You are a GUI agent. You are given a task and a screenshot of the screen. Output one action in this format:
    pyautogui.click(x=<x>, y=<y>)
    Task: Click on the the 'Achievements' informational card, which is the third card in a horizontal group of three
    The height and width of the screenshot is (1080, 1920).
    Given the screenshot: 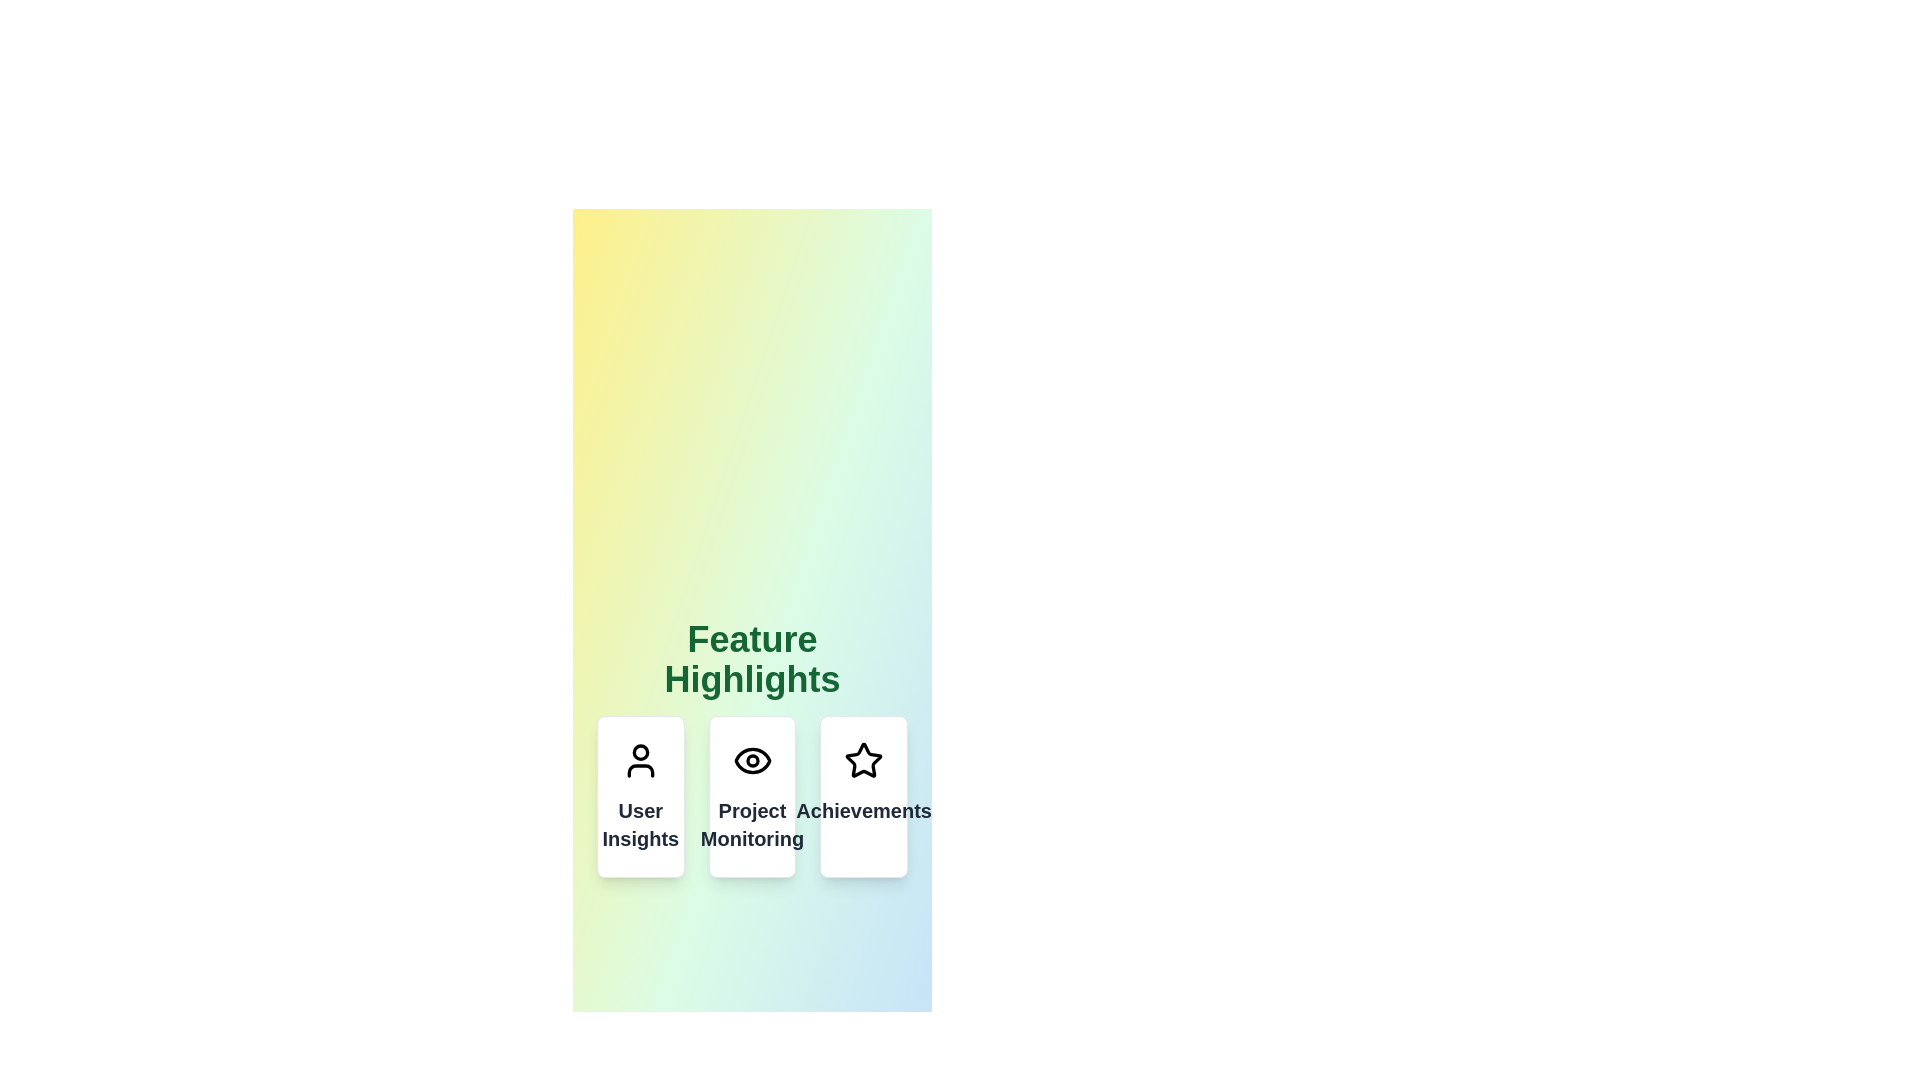 What is the action you would take?
    pyautogui.click(x=864, y=796)
    